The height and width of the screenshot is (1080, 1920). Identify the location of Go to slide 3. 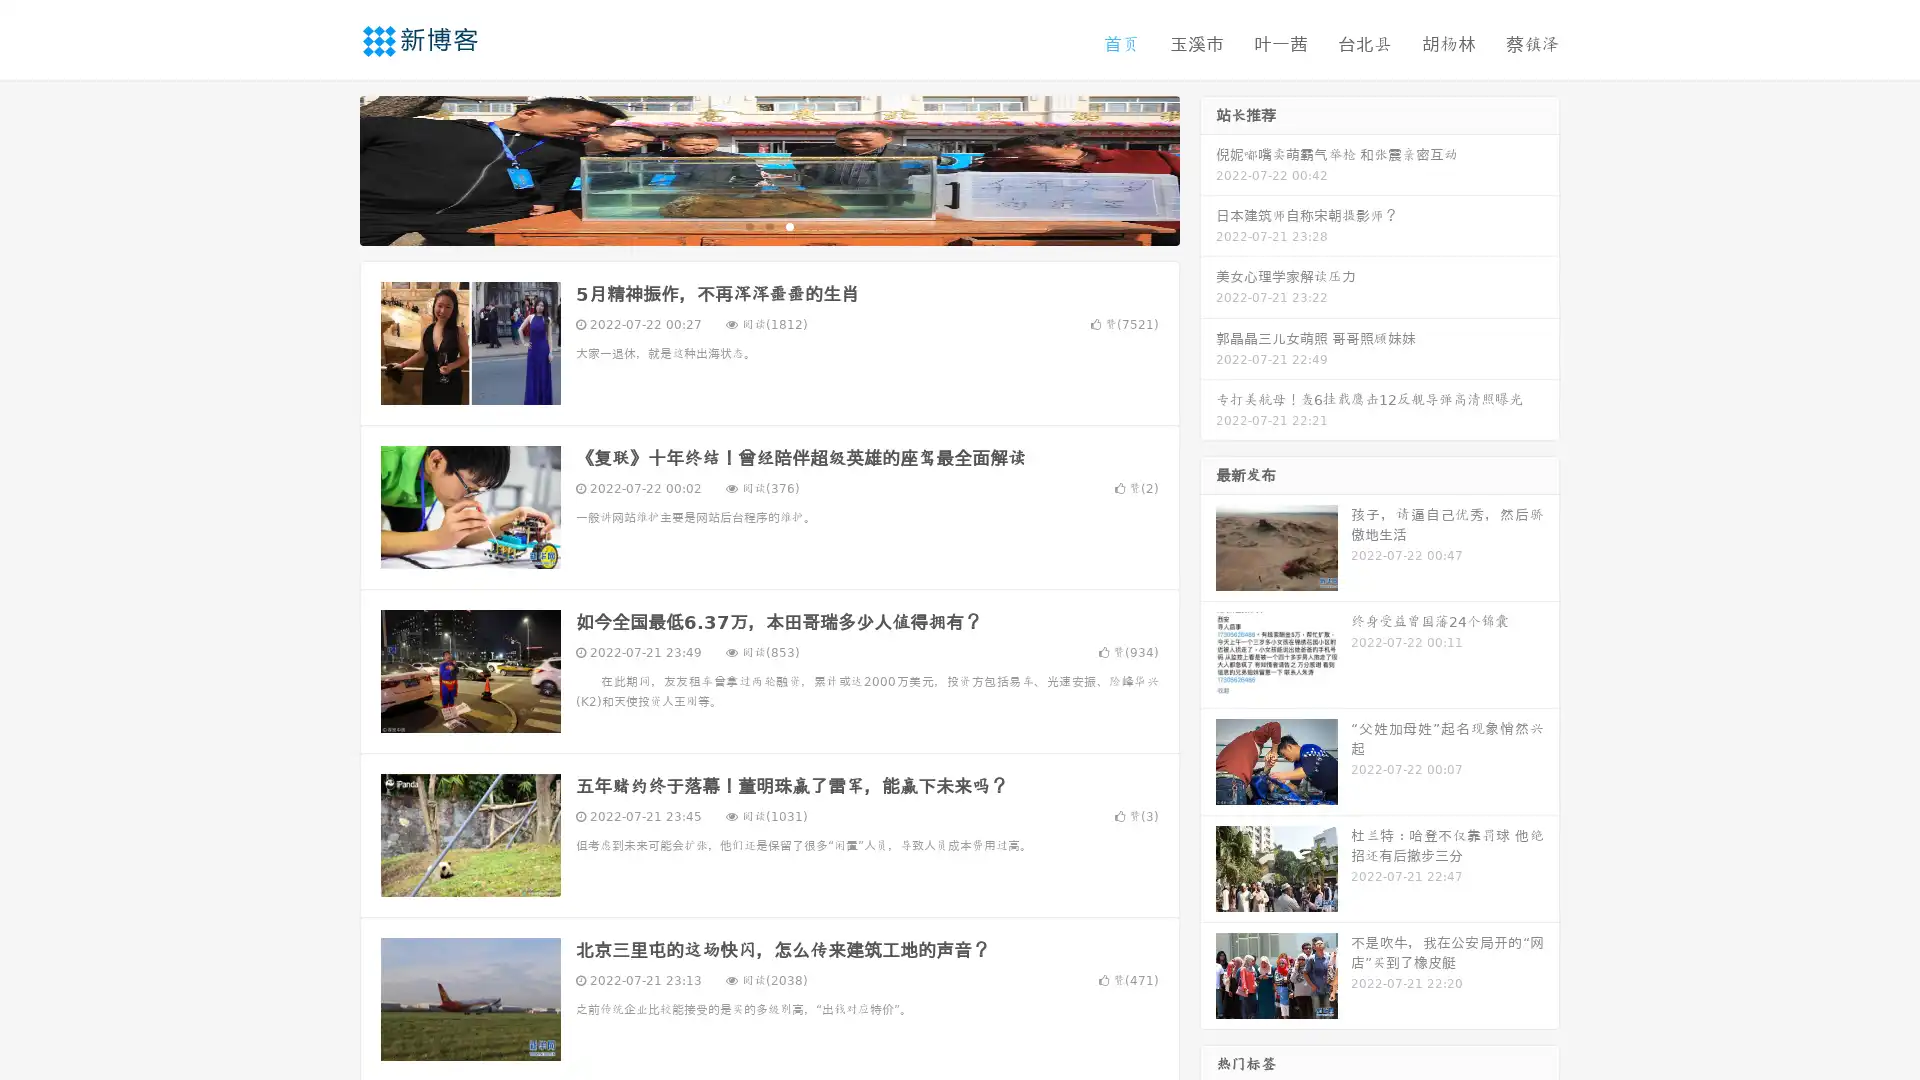
(789, 225).